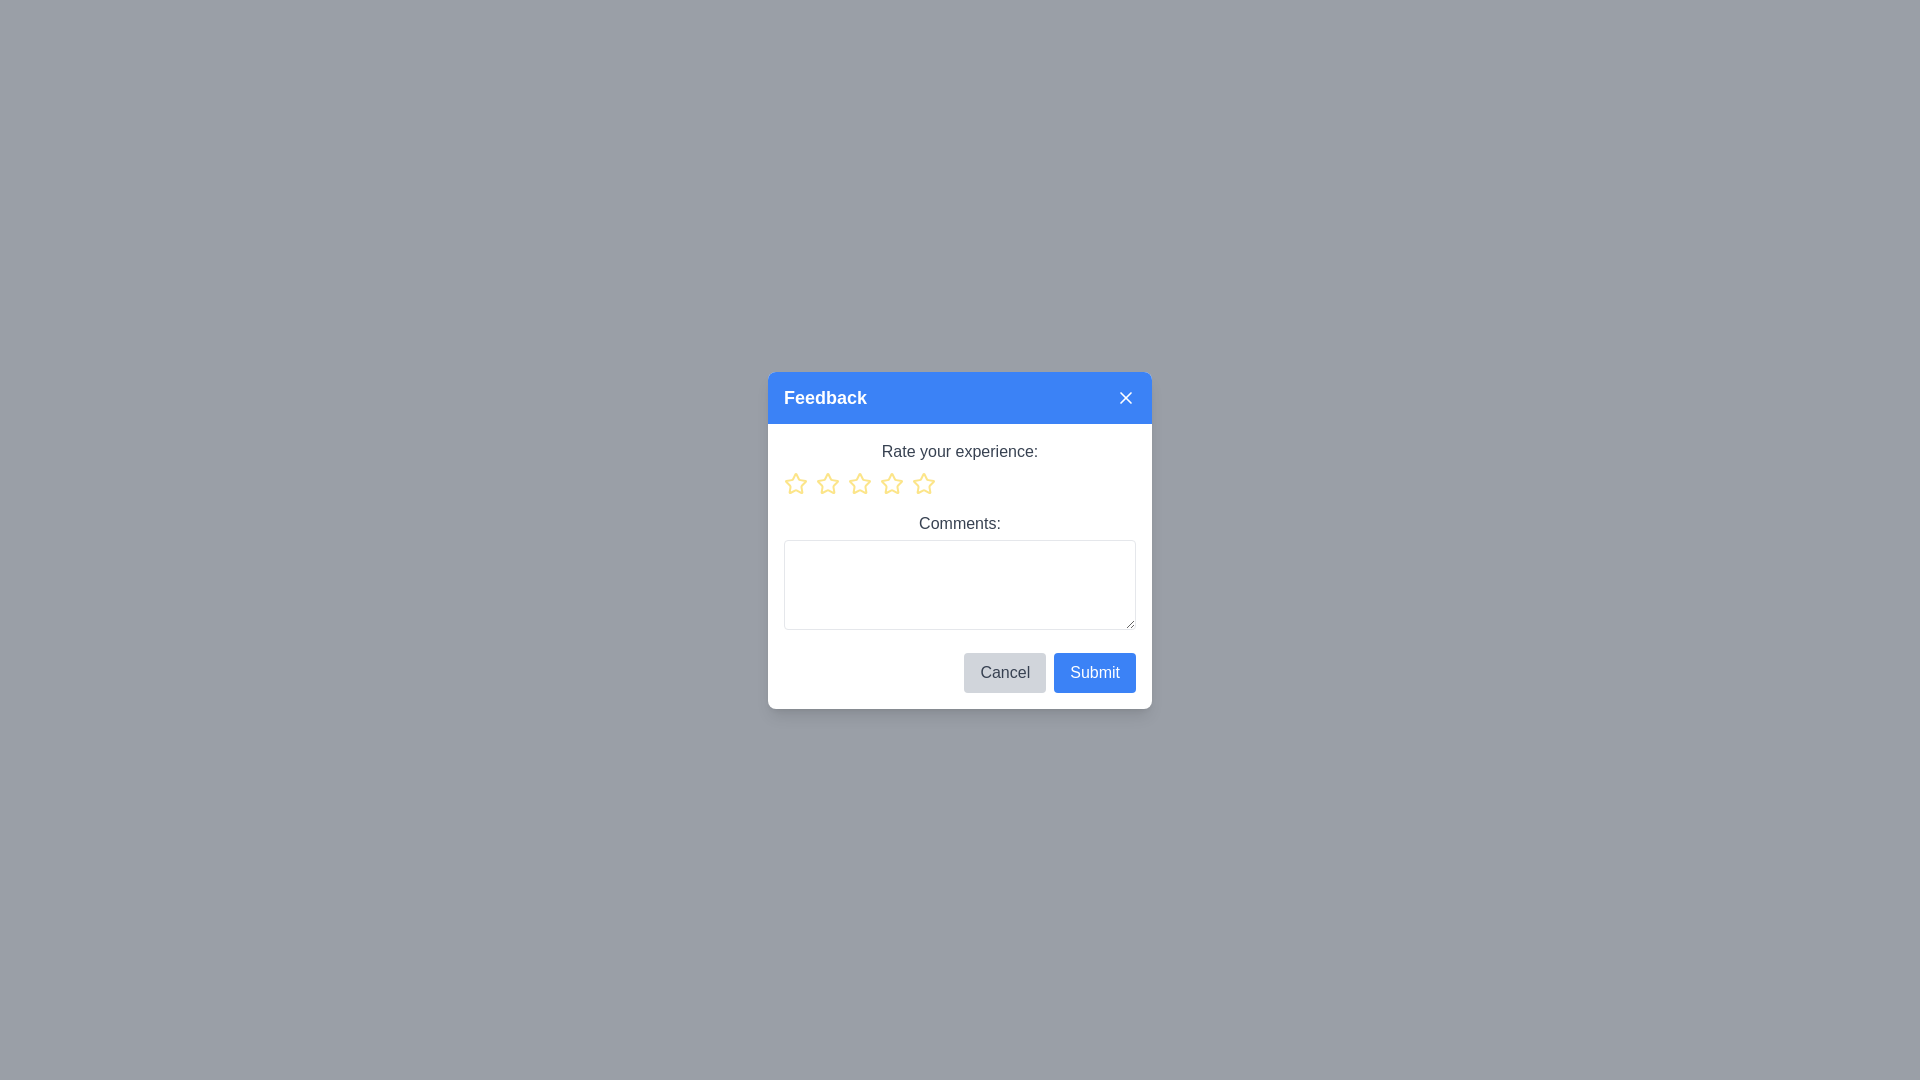 The width and height of the screenshot is (1920, 1080). What do you see at coordinates (828, 483) in the screenshot?
I see `the second star-shaped icon button, which is yellow and outlined, located within the 'Rate your experience' feedback dialog box to interact with it` at bounding box center [828, 483].